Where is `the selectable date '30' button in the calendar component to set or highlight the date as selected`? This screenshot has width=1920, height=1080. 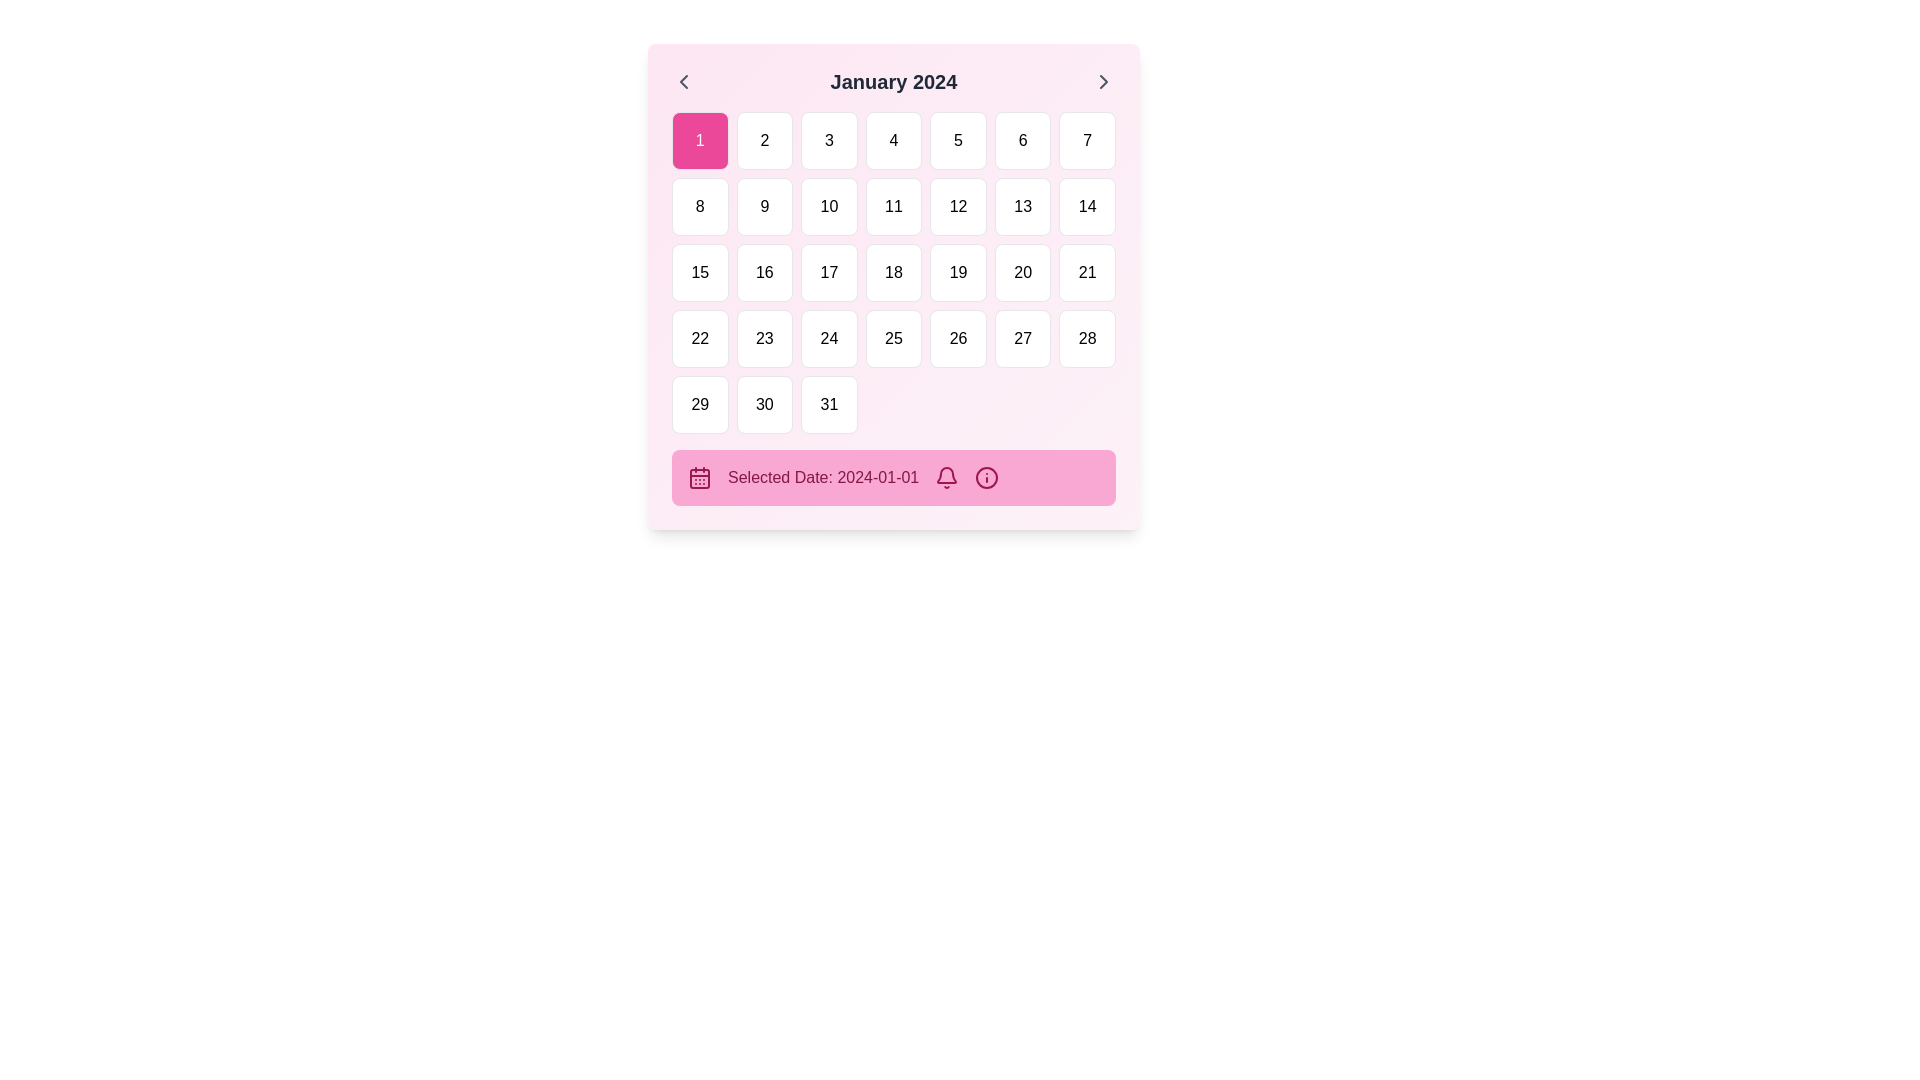
the selectable date '30' button in the calendar component to set or highlight the date as selected is located at coordinates (763, 405).